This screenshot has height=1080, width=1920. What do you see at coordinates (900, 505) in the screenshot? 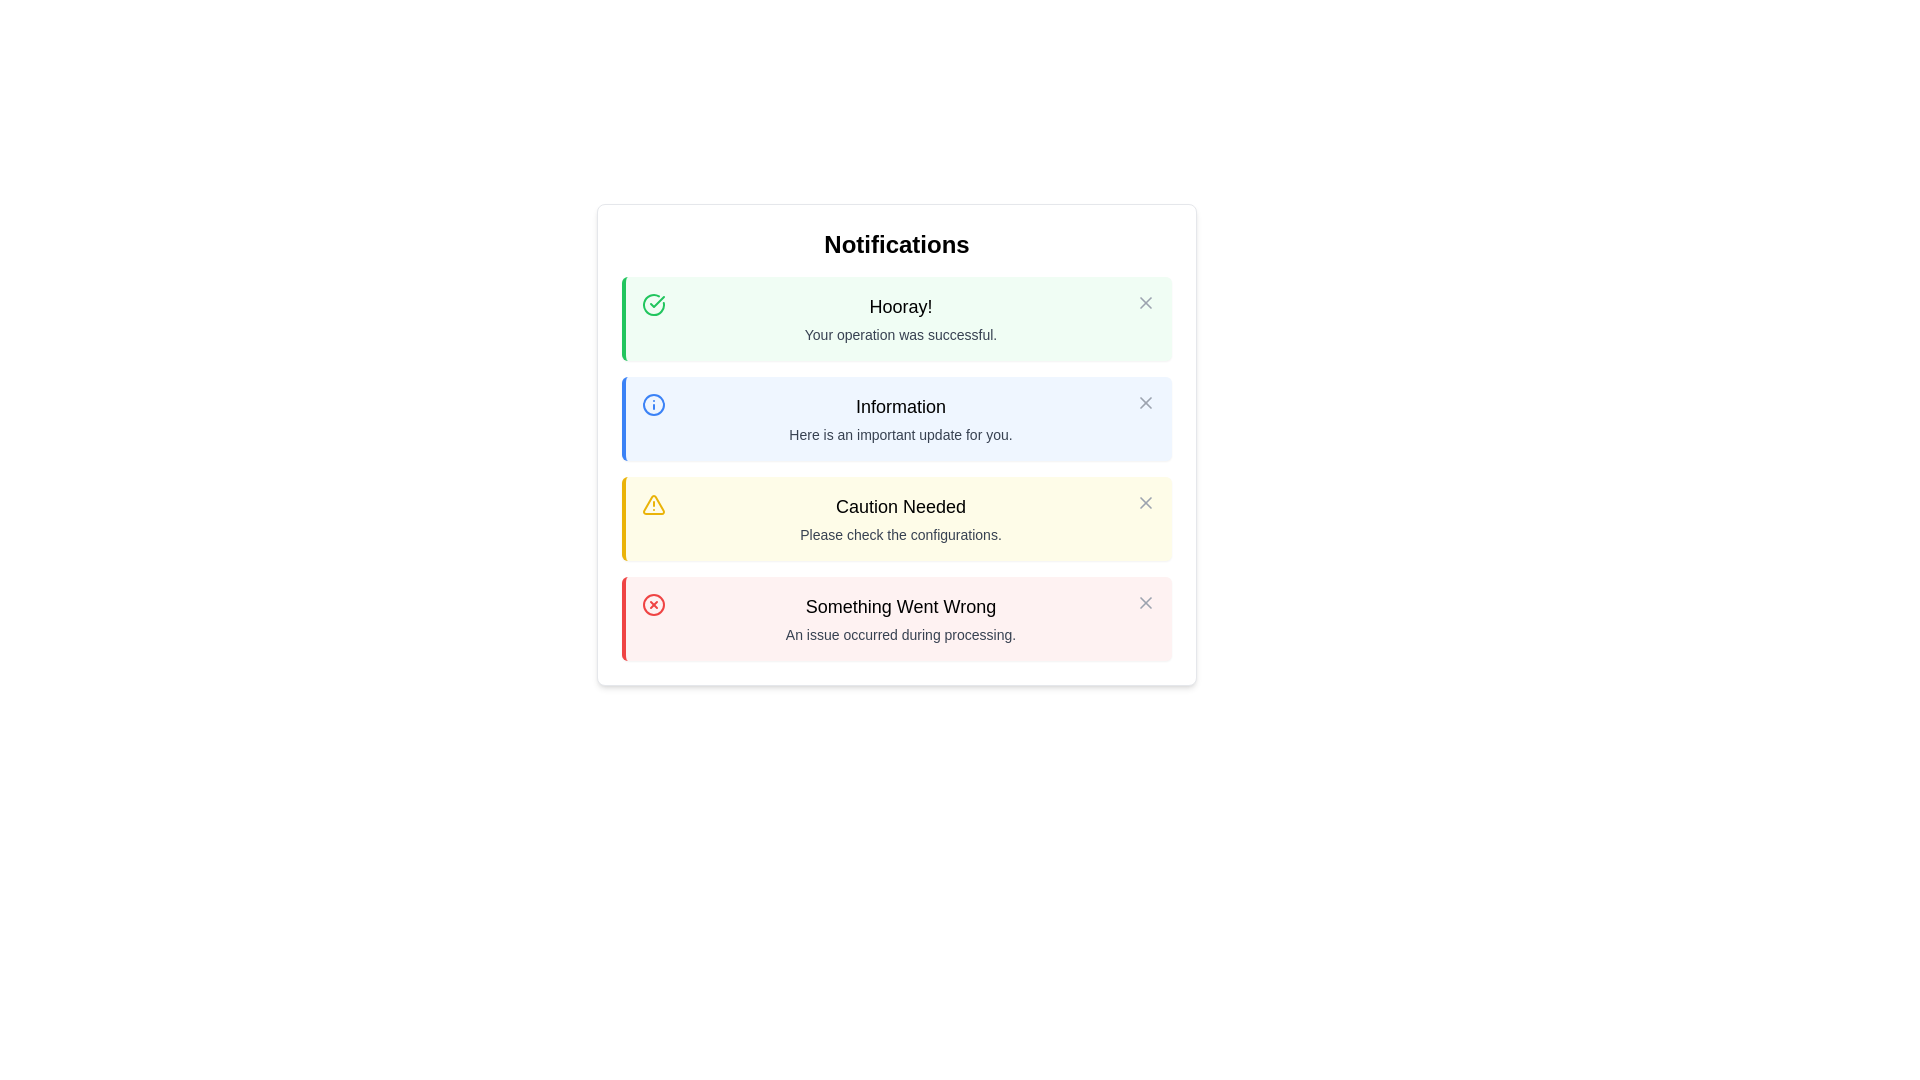
I see `alert message title displayed in the text label, located centrally within the third notification card beneath the main title 'Notifications'` at bounding box center [900, 505].